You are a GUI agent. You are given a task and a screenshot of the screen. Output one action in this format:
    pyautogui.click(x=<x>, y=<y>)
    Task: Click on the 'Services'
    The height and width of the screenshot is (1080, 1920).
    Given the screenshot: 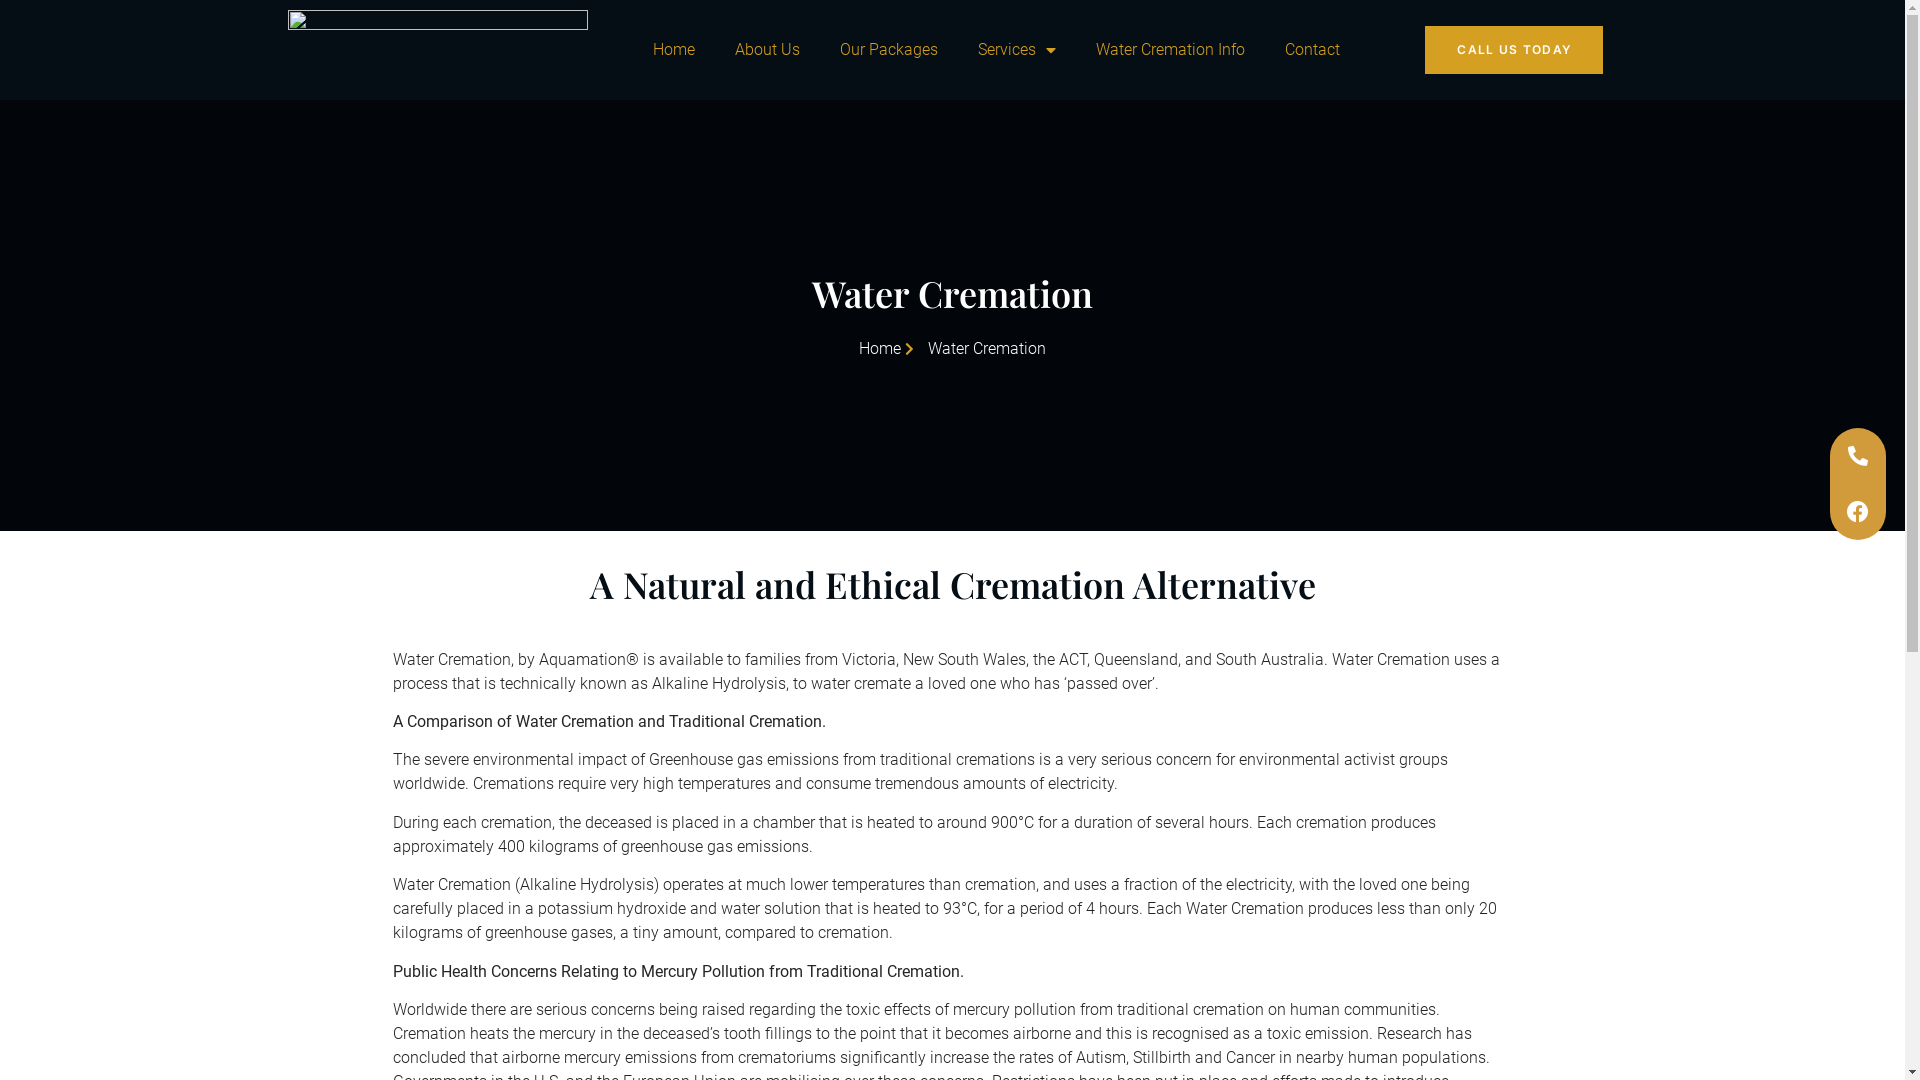 What is the action you would take?
    pyautogui.click(x=1017, y=49)
    